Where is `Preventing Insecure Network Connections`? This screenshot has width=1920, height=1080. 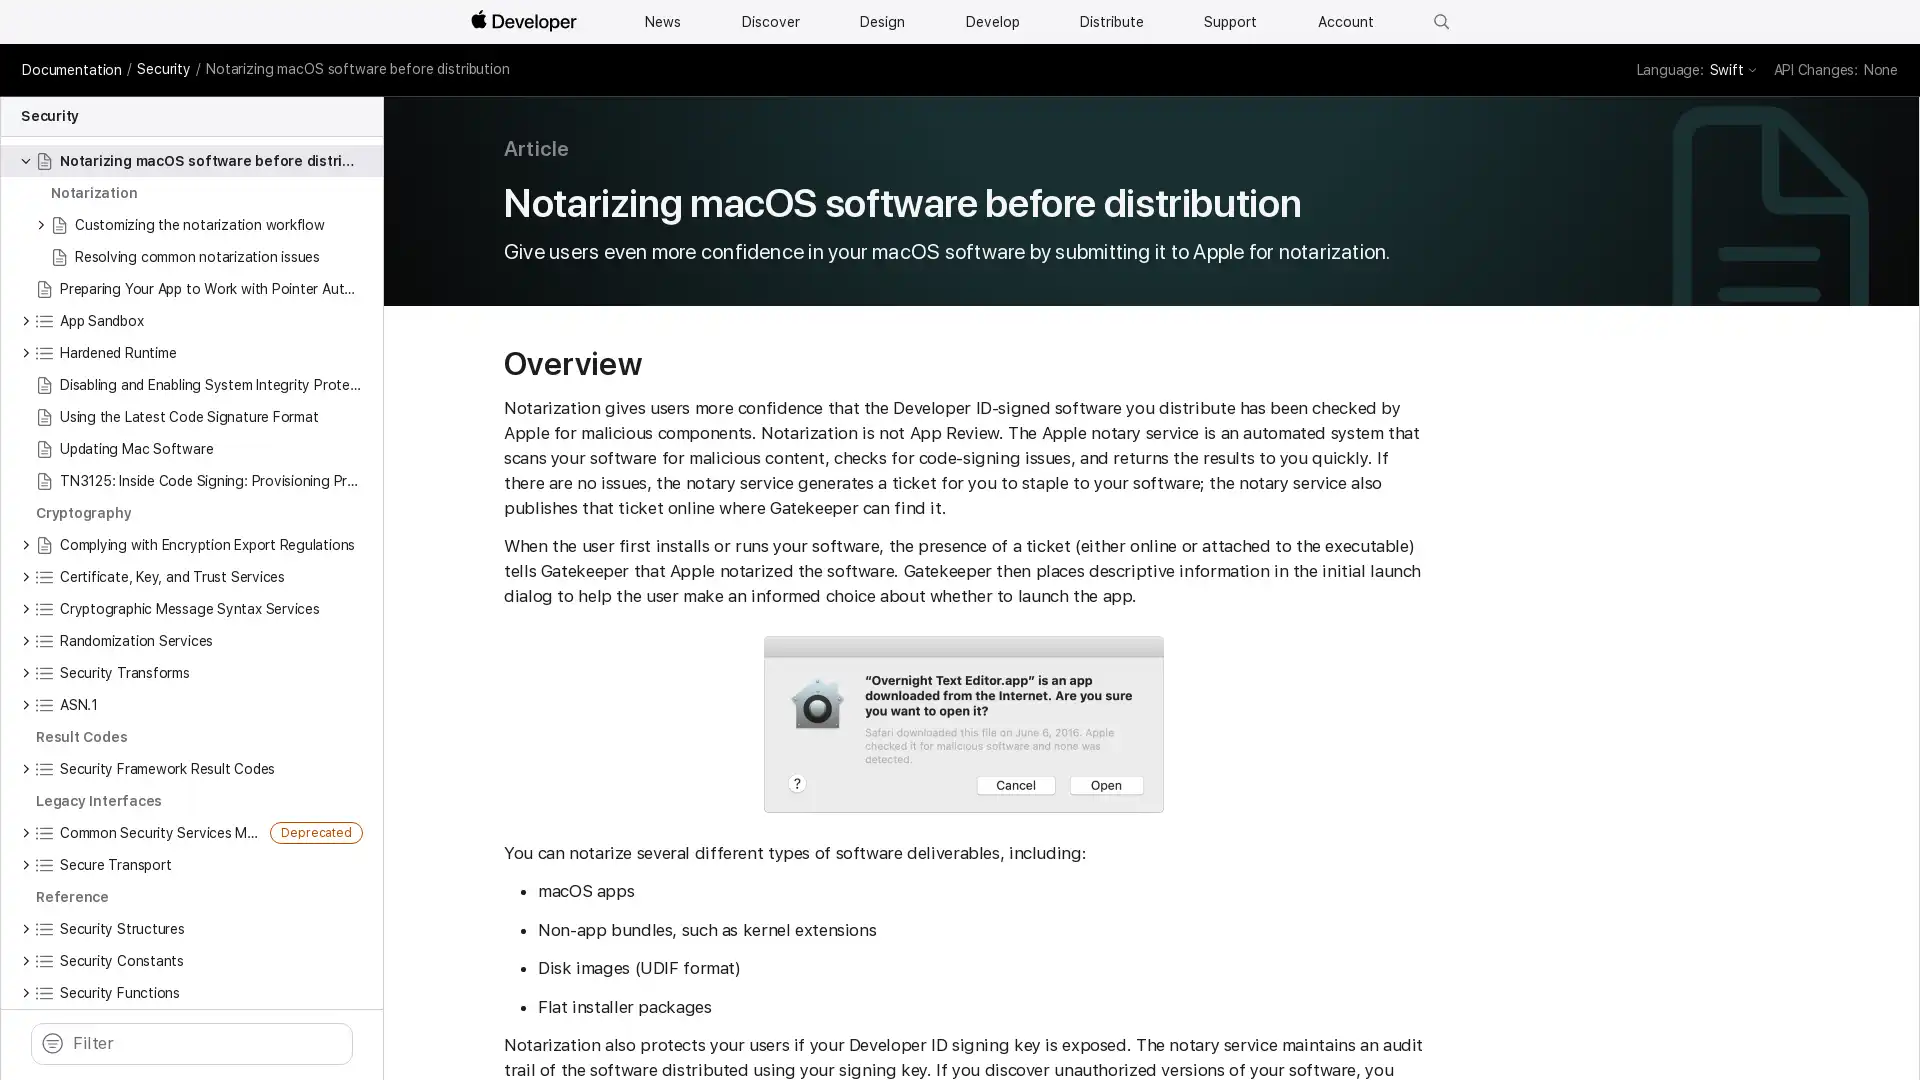 Preventing Insecure Network Connections is located at coordinates (23, 76).